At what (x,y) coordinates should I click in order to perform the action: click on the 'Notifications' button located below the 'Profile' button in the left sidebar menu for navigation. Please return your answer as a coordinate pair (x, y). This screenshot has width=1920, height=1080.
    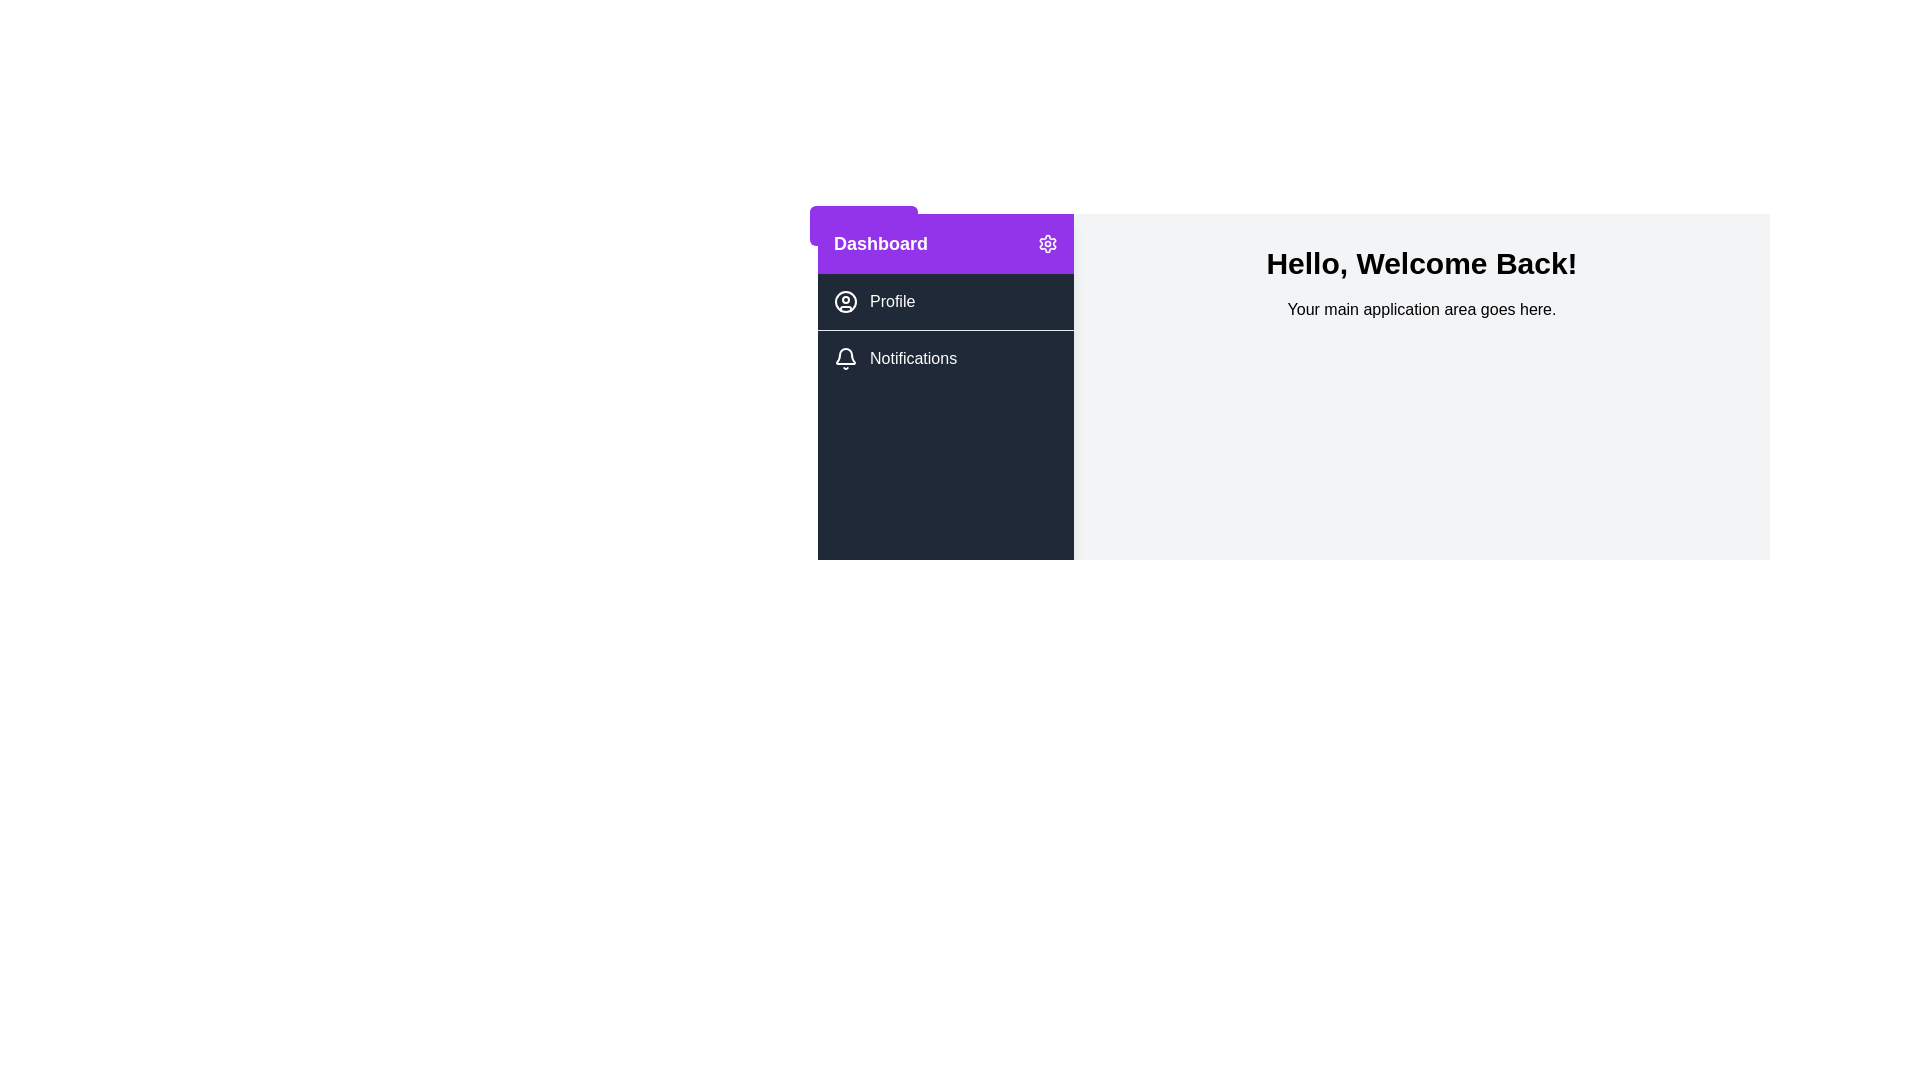
    Looking at the image, I should click on (944, 357).